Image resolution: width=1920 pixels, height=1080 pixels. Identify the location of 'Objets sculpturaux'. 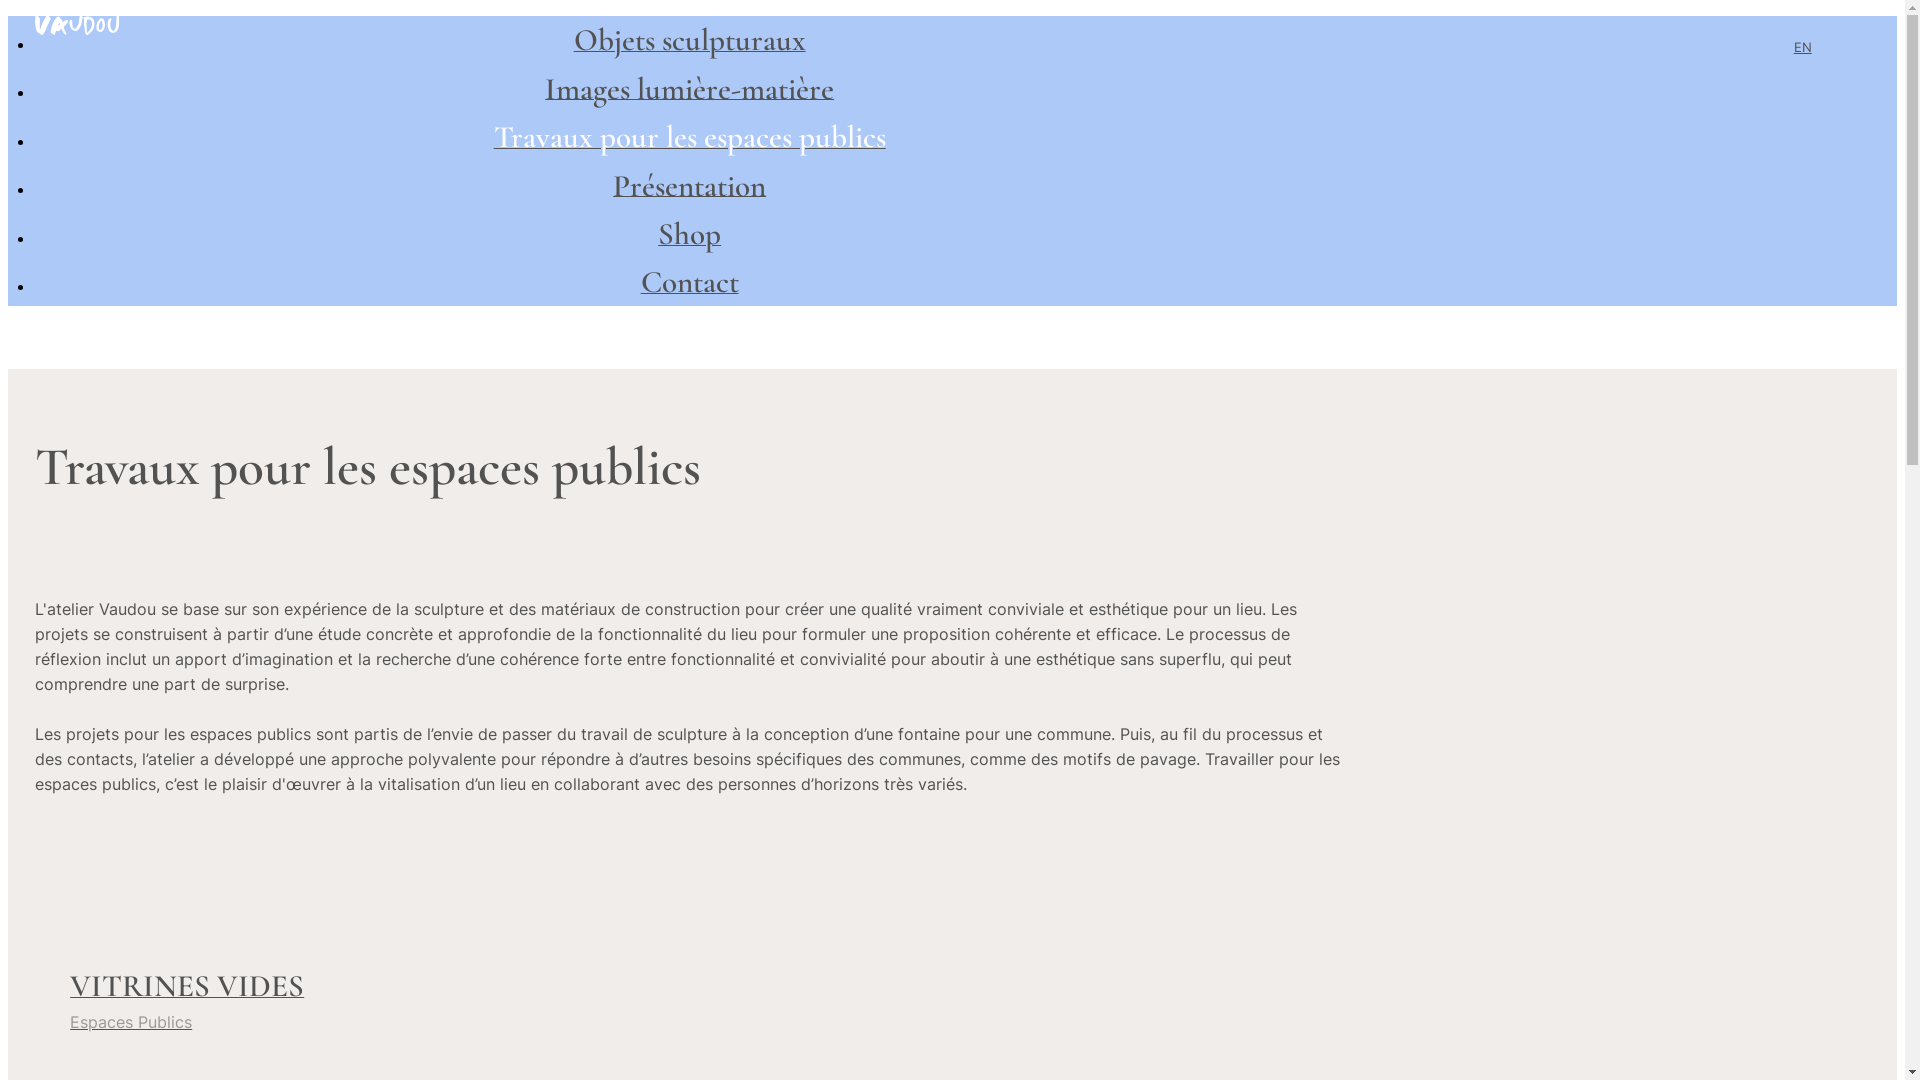
(690, 44).